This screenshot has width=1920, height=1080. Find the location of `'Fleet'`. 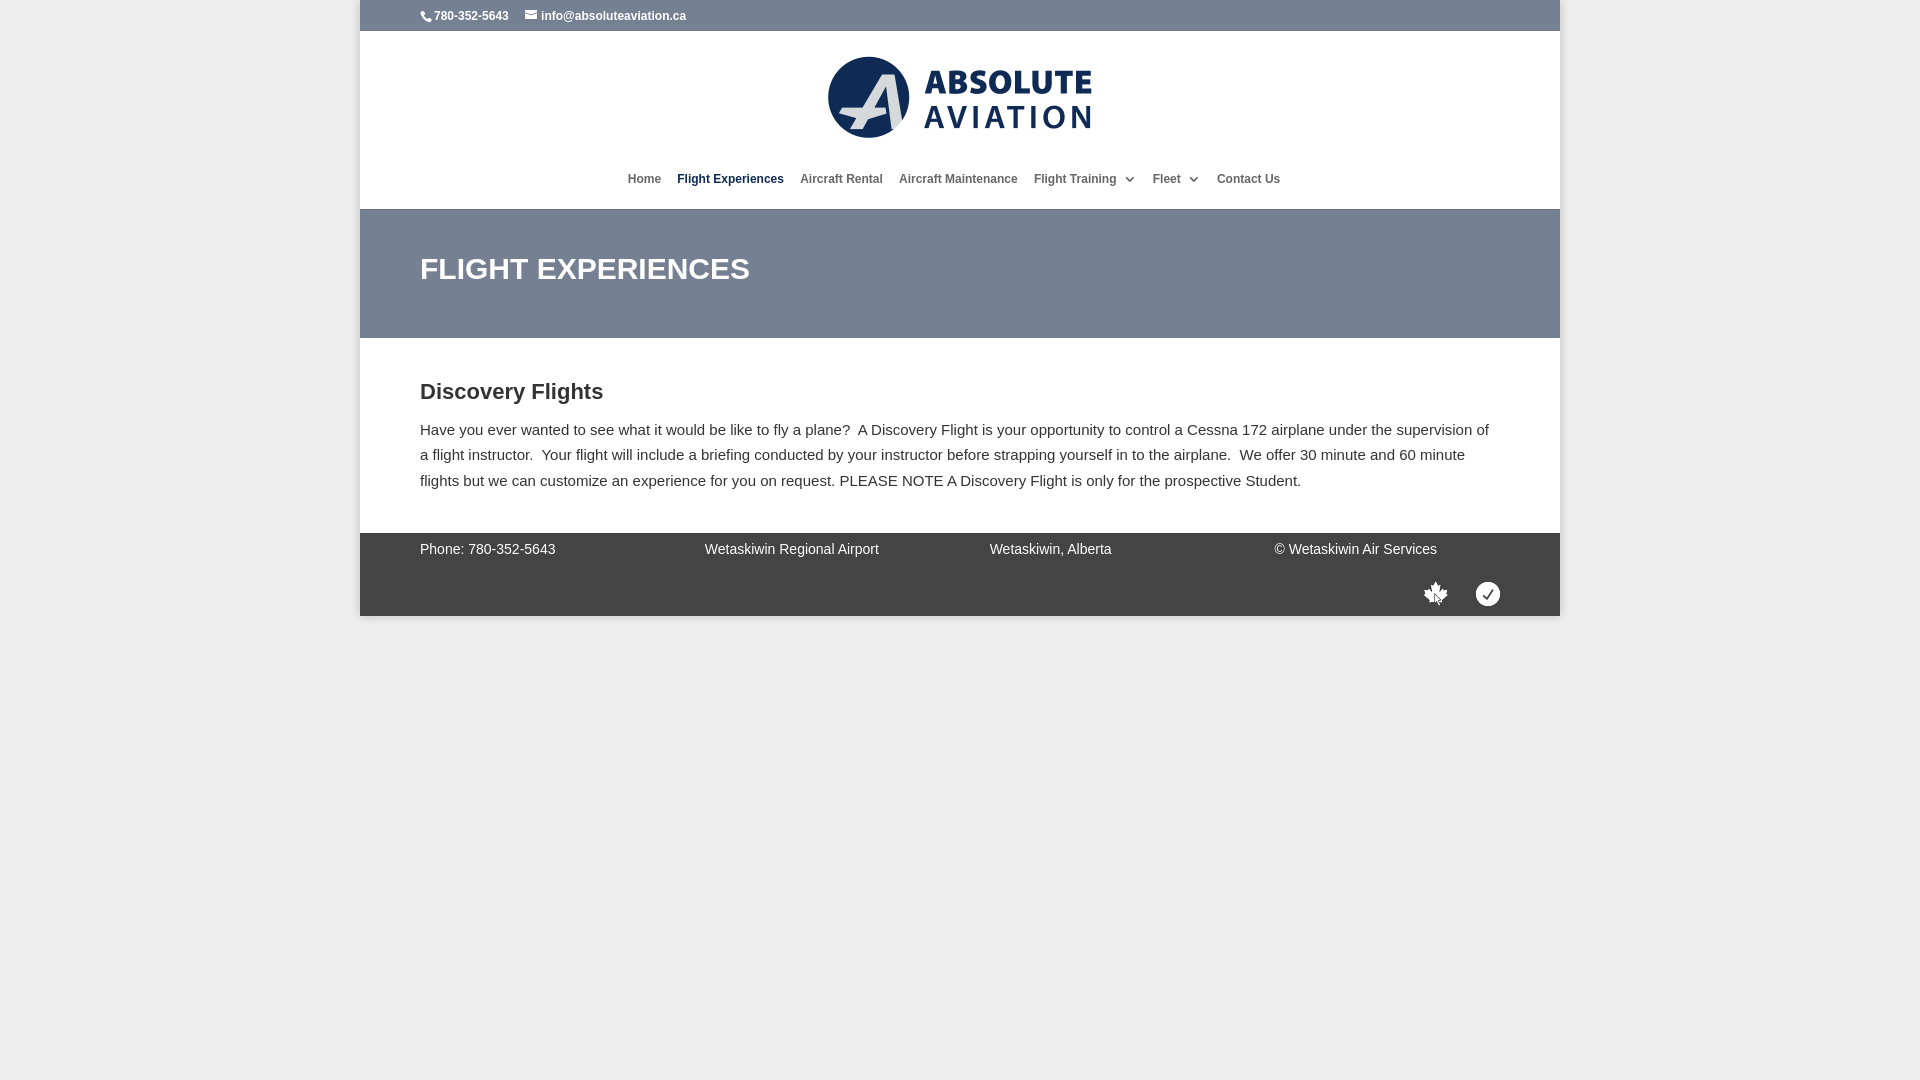

'Fleet' is located at coordinates (1152, 191).